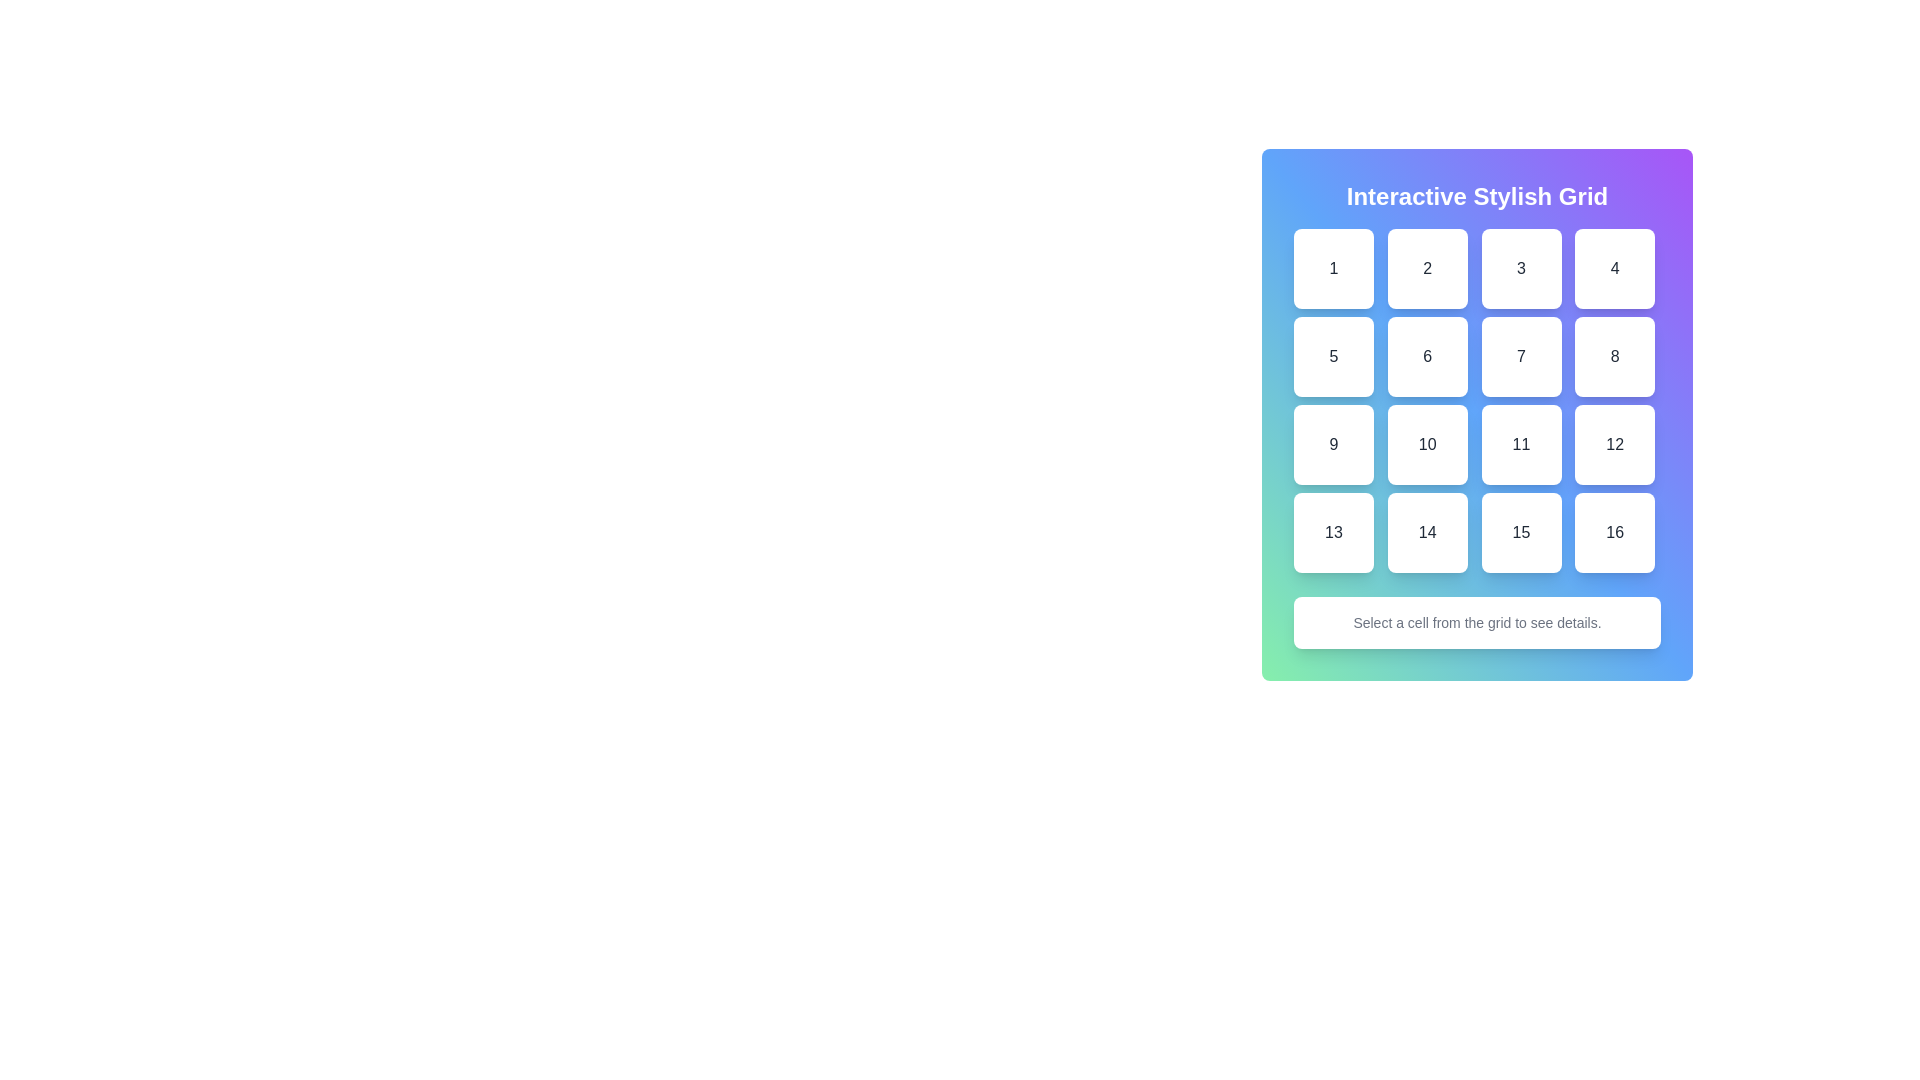 The height and width of the screenshot is (1080, 1920). I want to click on the rectangular button with rounded corners that displays the number '11' in bold black font, so click(1520, 443).